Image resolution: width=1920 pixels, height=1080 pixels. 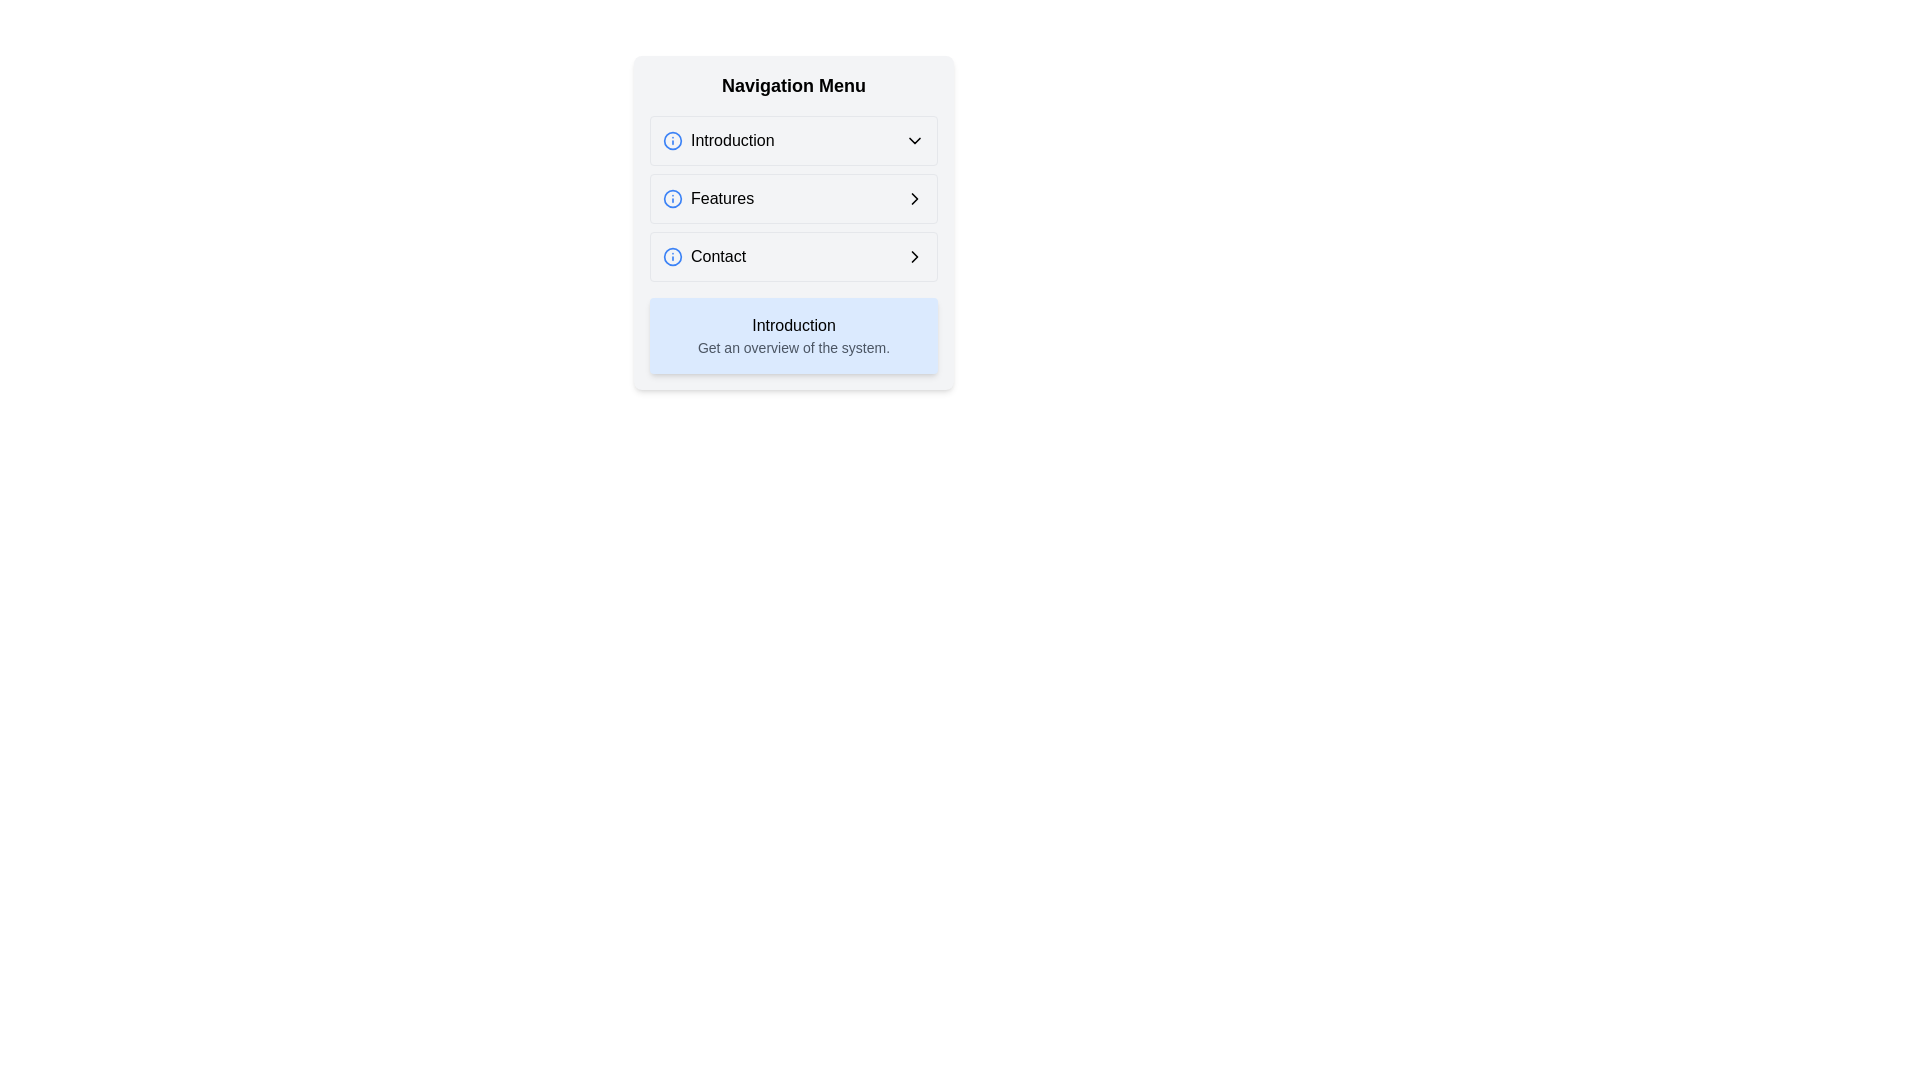 I want to click on the second menu item in the Navigation Menu, which is located between 'Introduction' and 'Contact', so click(x=792, y=199).